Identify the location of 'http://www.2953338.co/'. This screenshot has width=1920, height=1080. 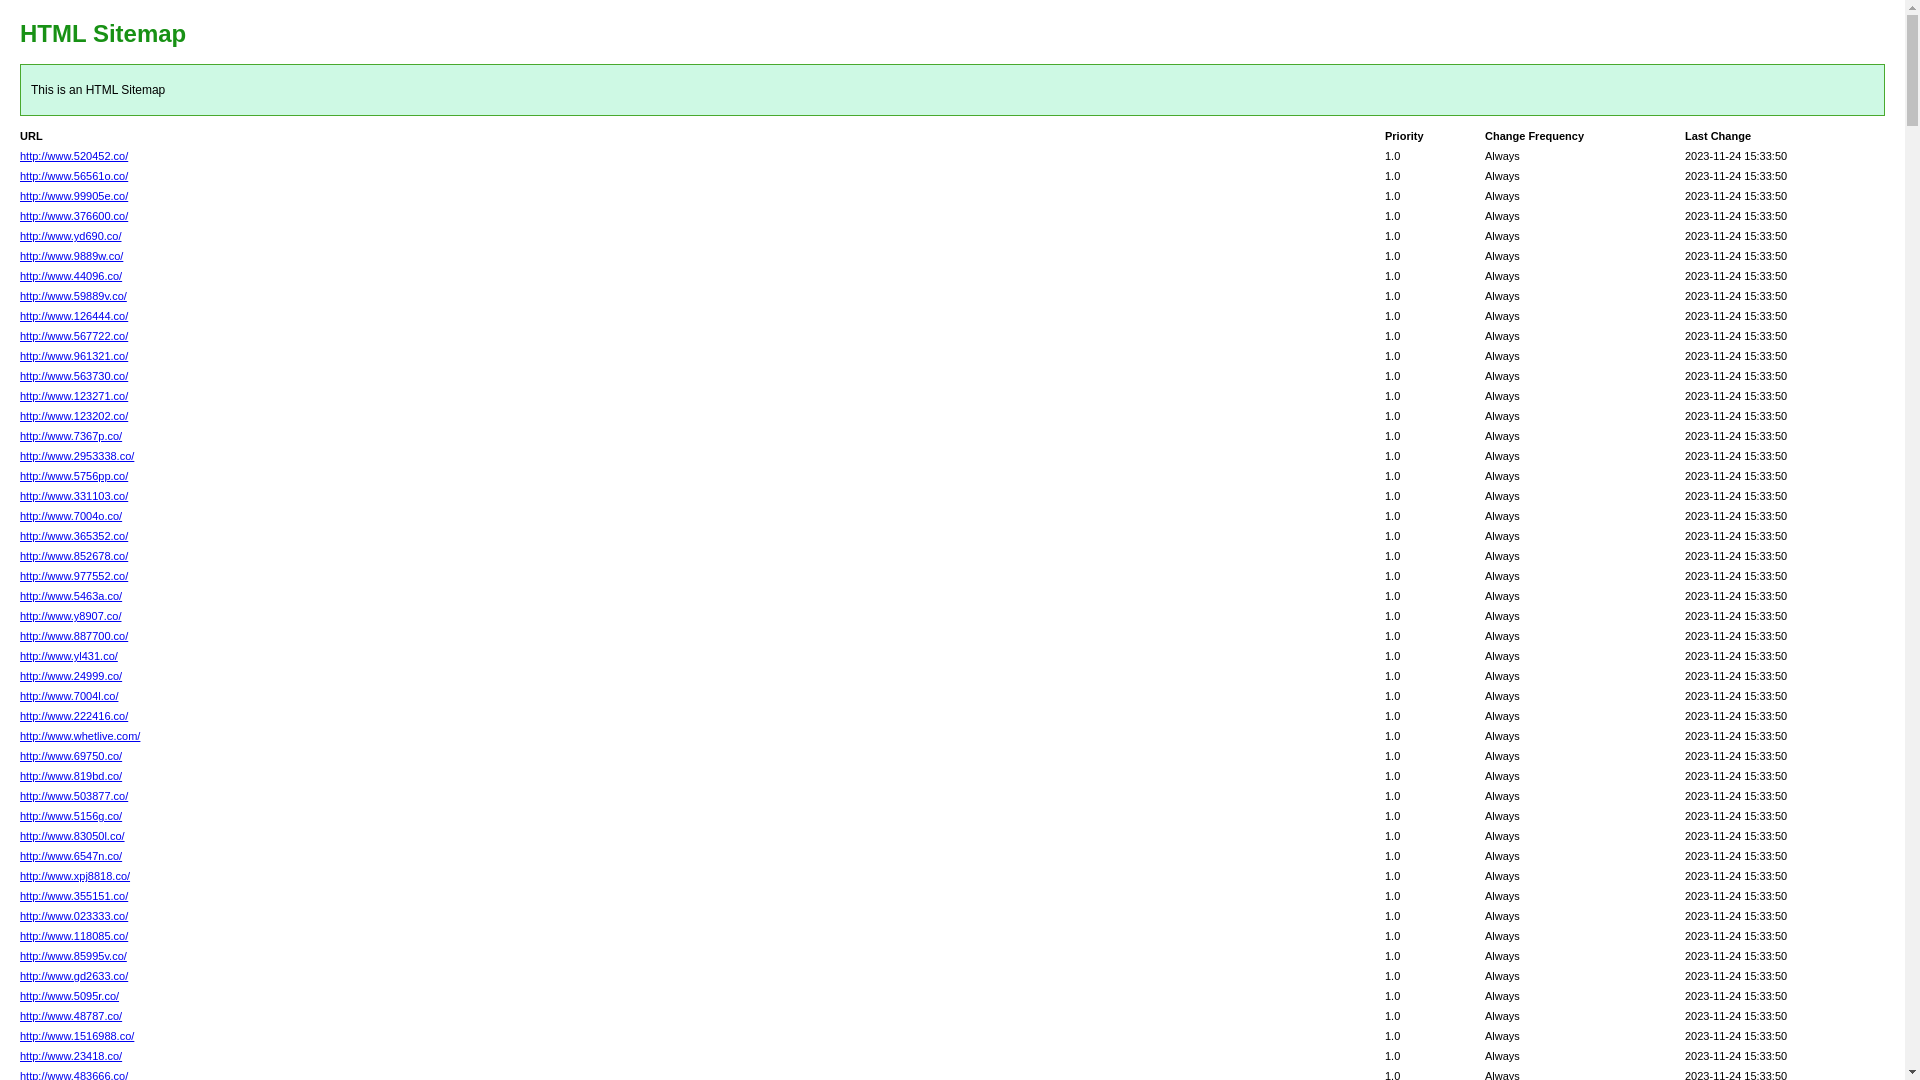
(19, 455).